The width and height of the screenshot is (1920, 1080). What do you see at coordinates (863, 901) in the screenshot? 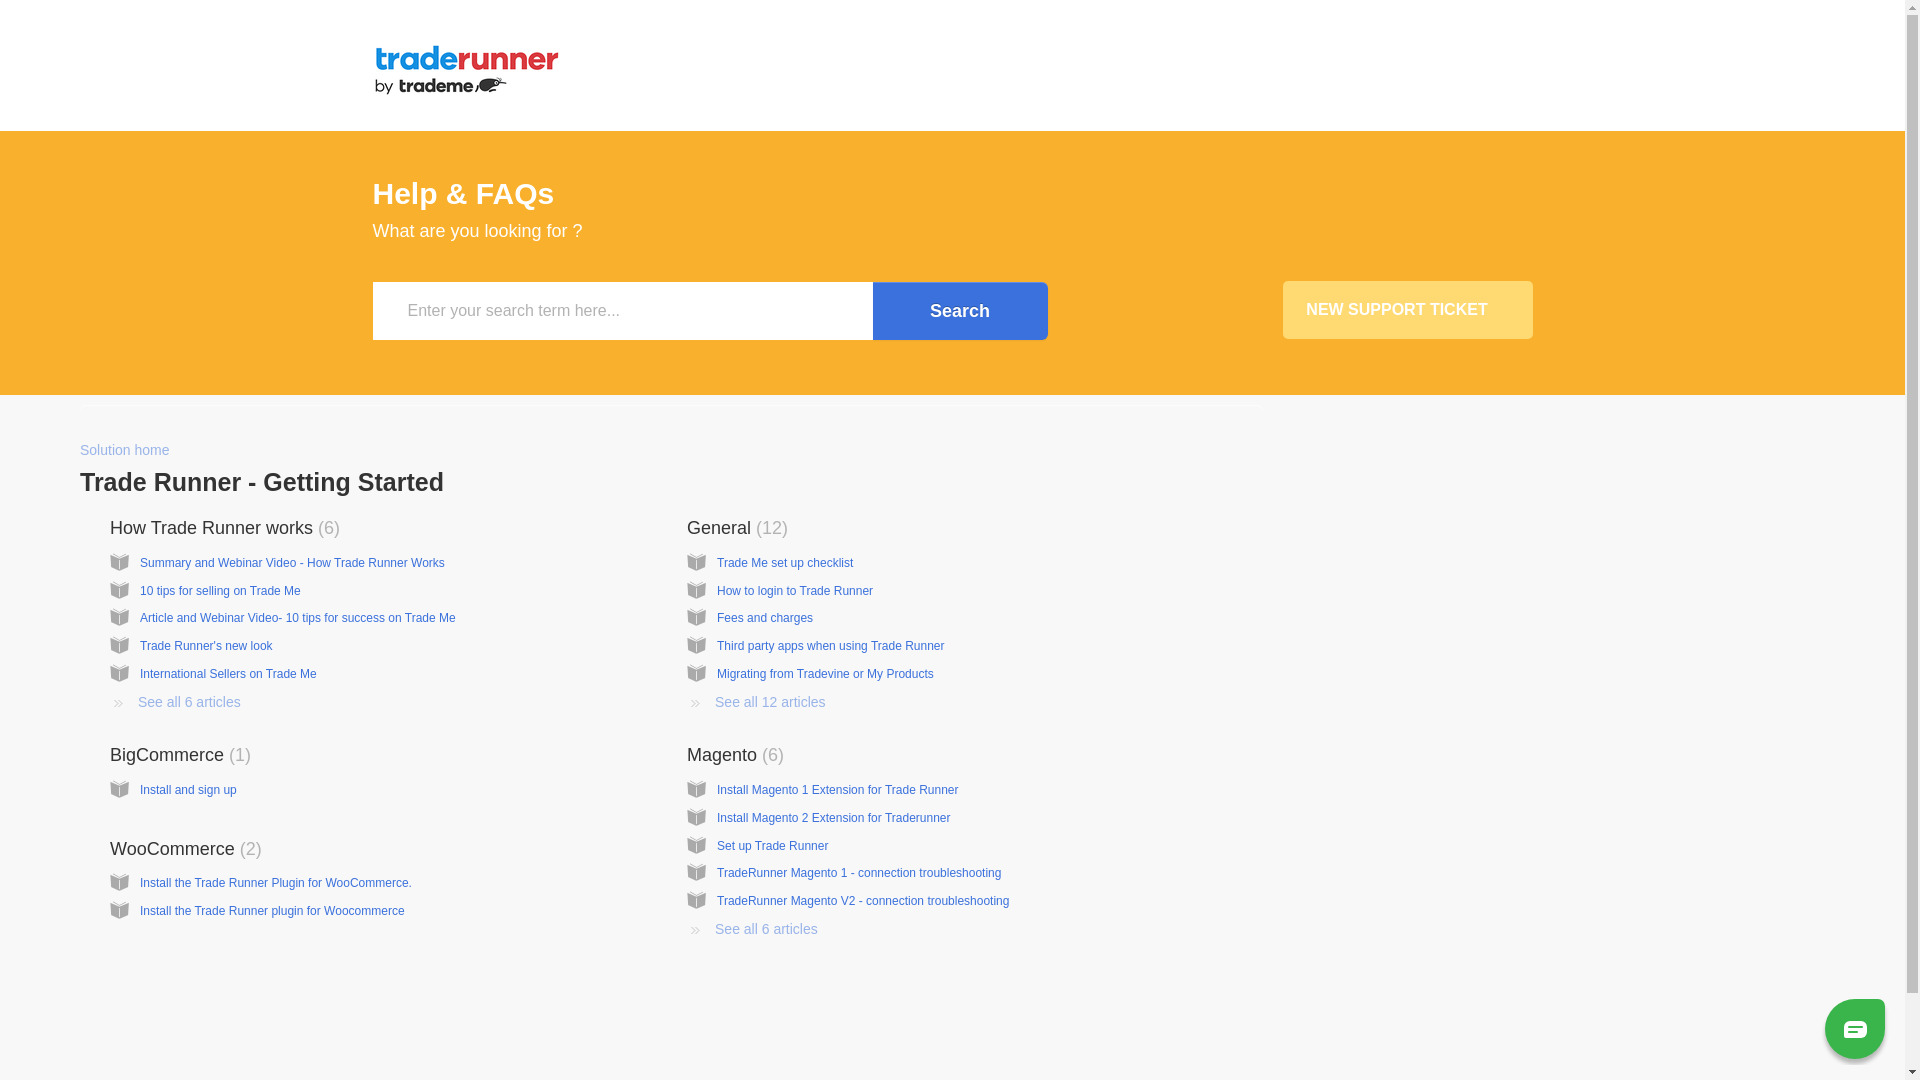
I see `'TradeRunner Magento V2 - connection troubleshooting'` at bounding box center [863, 901].